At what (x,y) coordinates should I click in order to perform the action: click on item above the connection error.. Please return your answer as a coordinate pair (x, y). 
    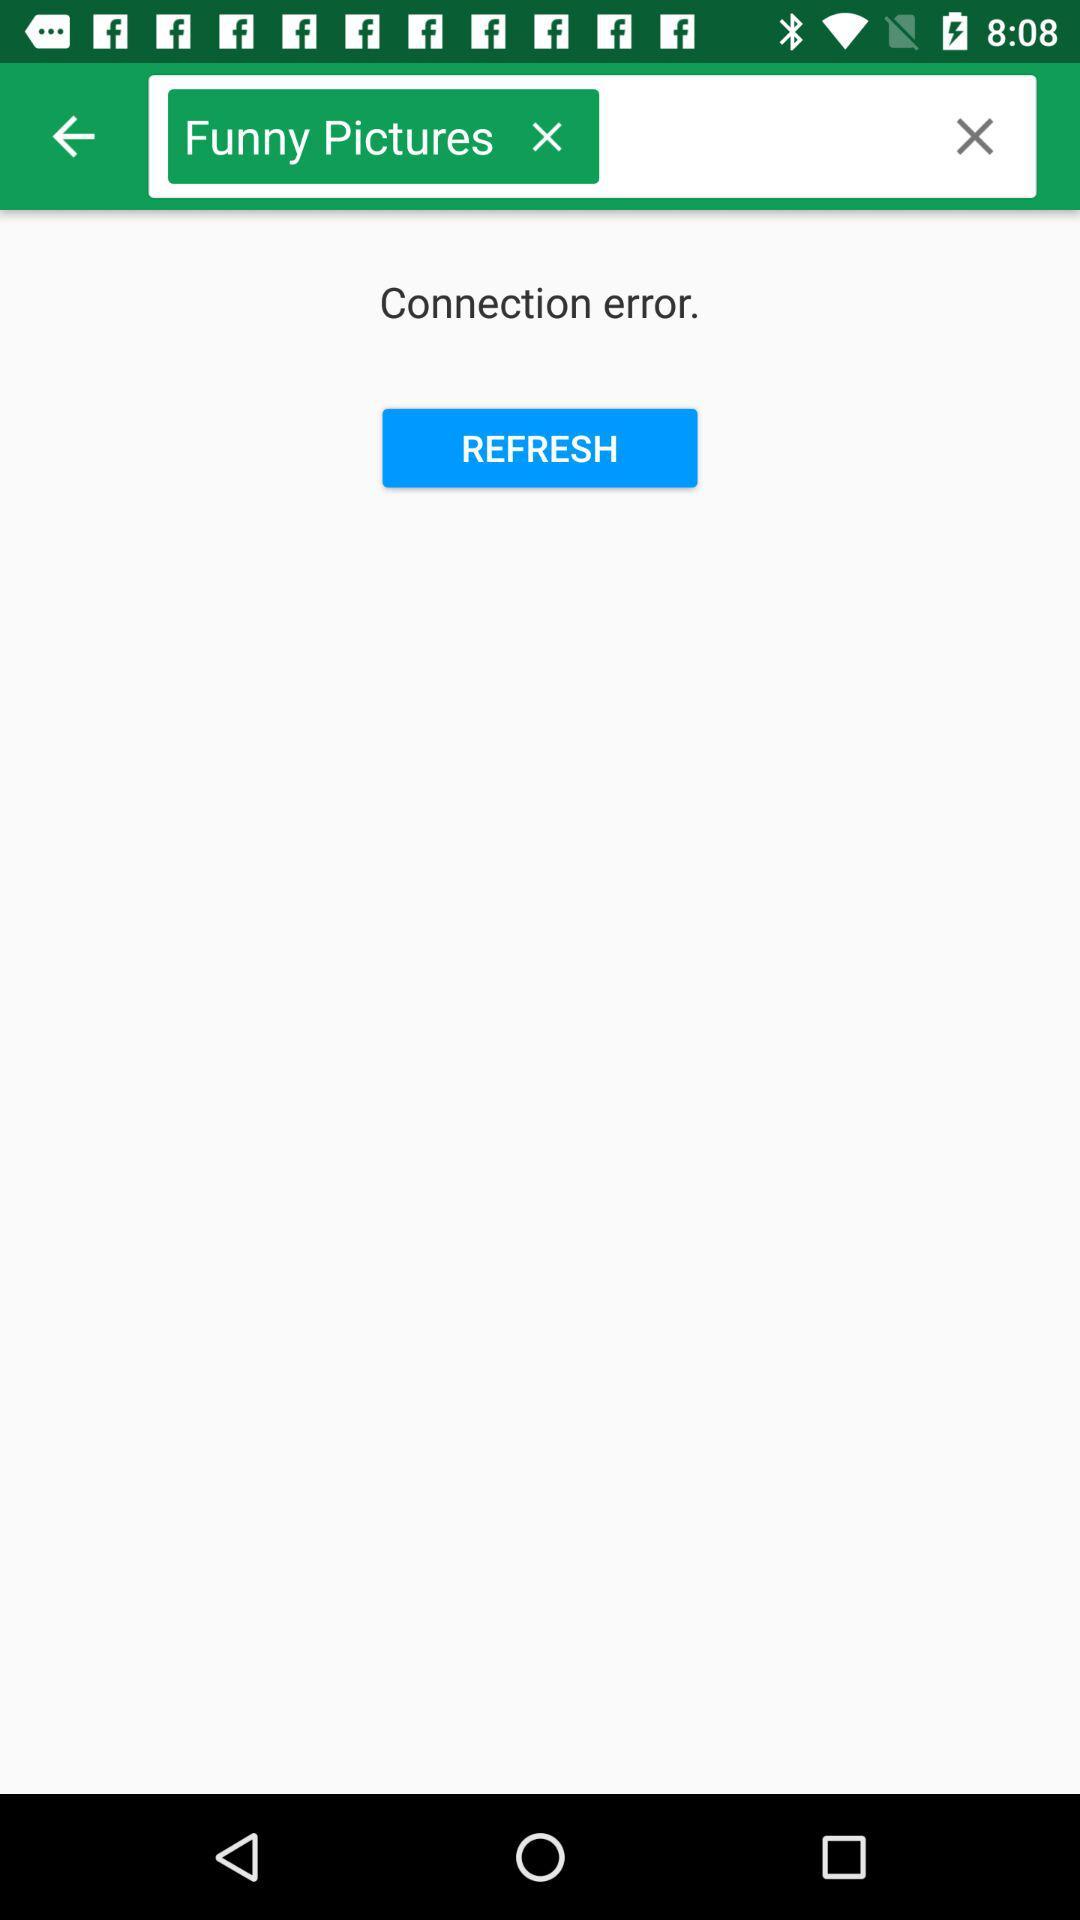
    Looking at the image, I should click on (72, 135).